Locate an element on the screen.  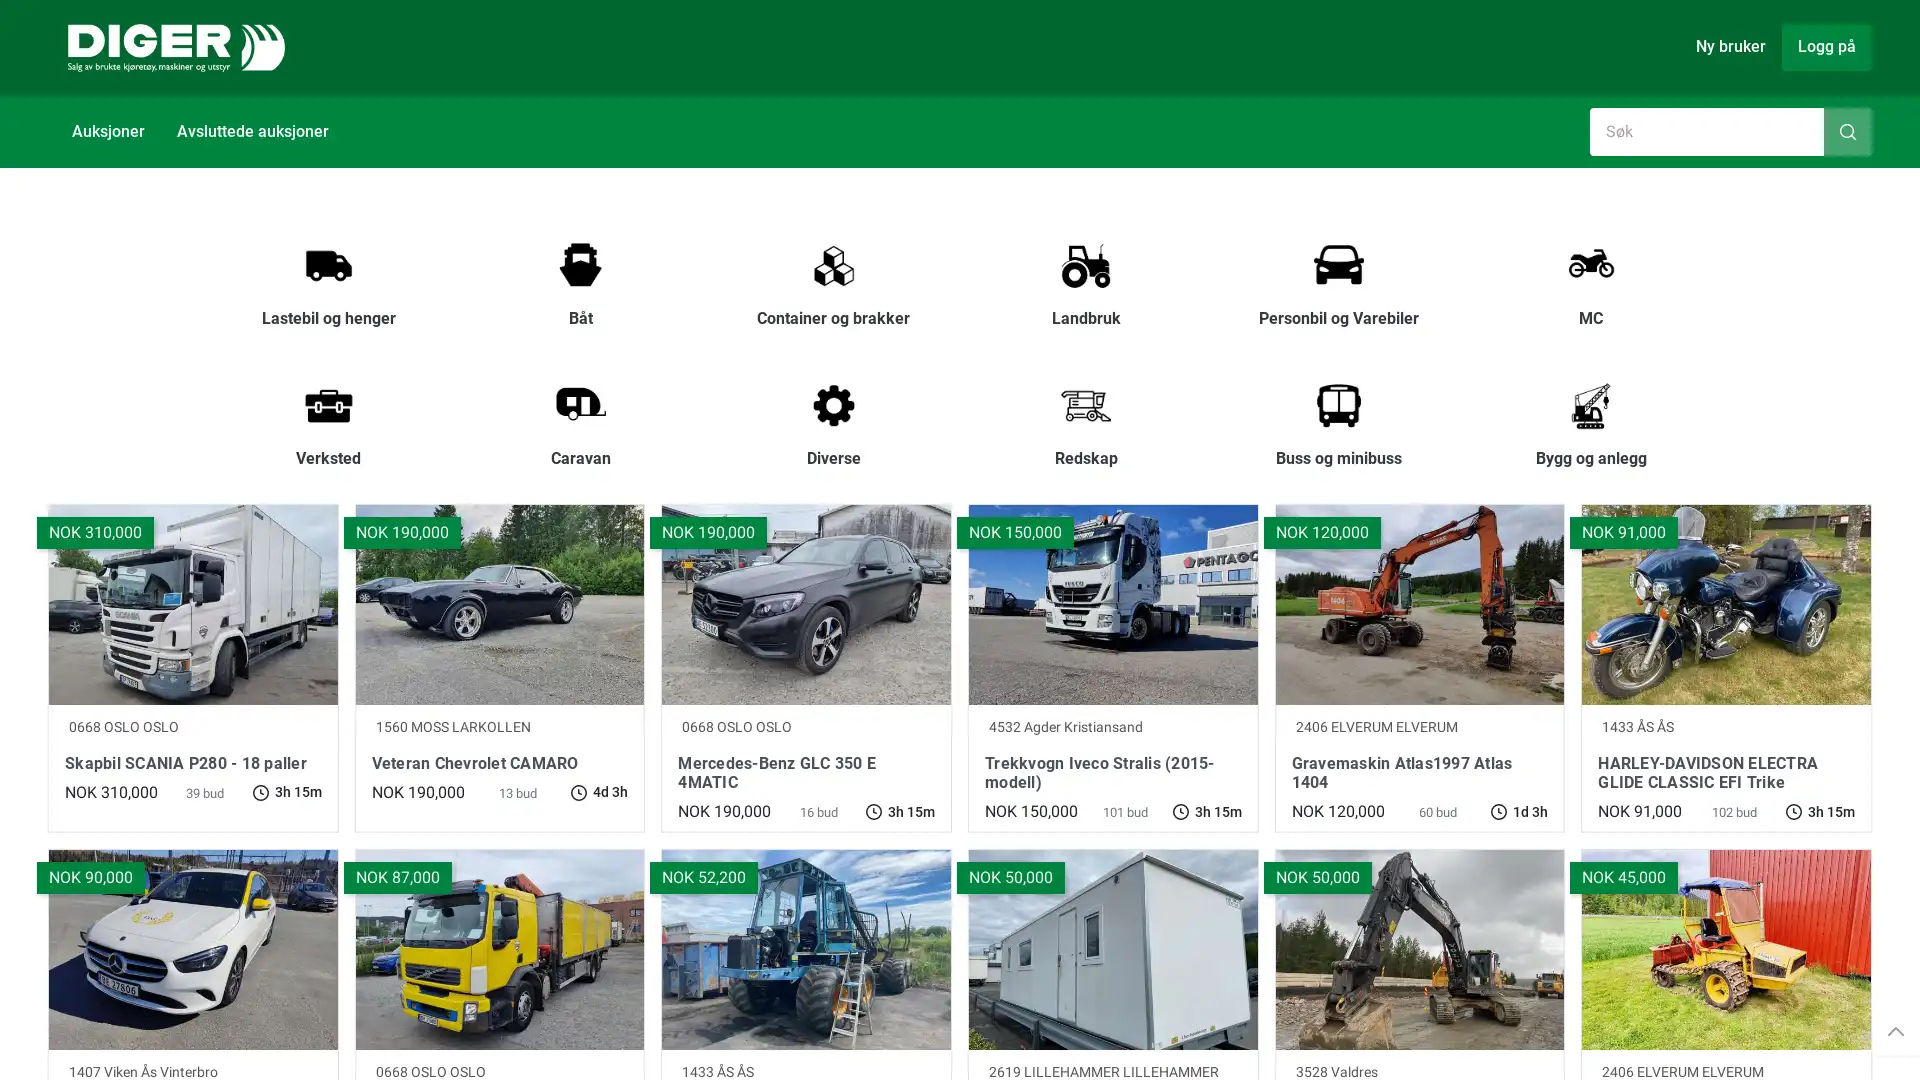
Ny bruker is located at coordinates (1730, 45).